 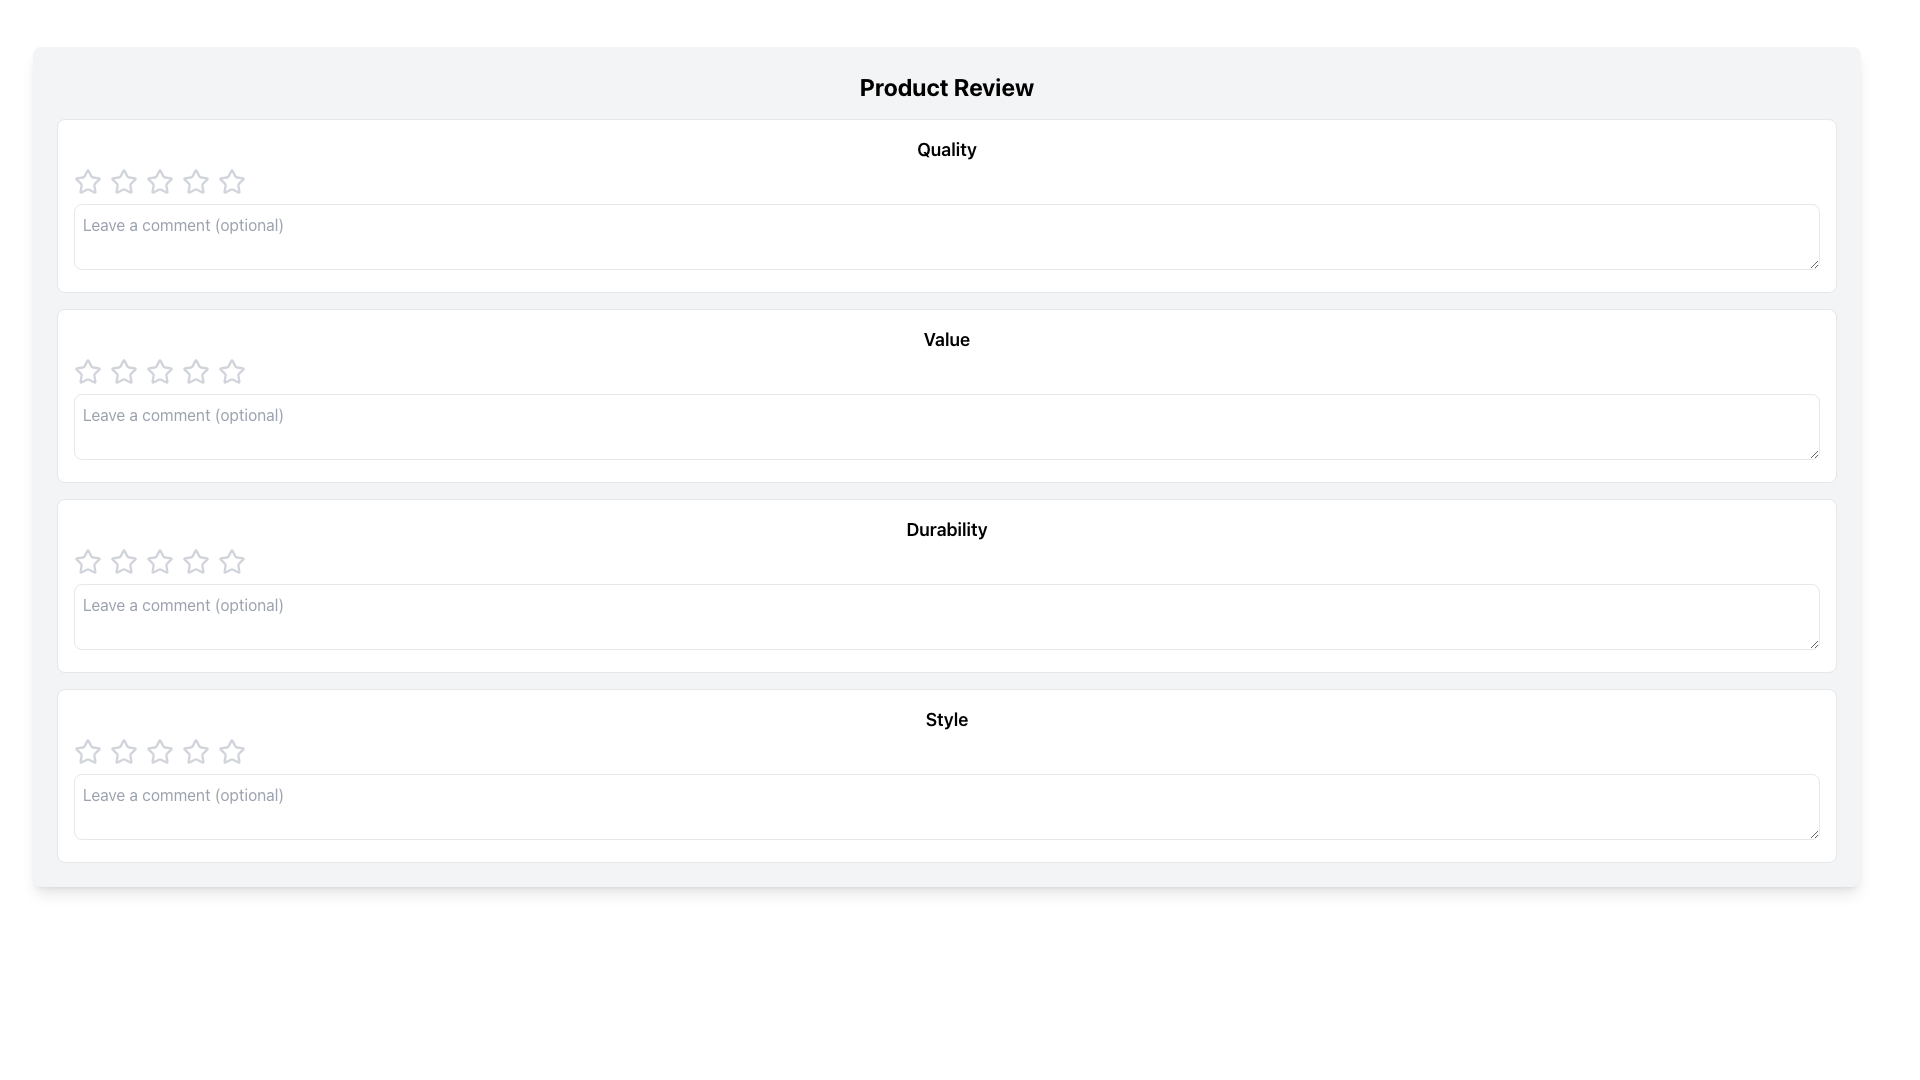 What do you see at coordinates (157, 560) in the screenshot?
I see `the first star icon button for selecting and confirming the rating for the 'Durability' criterion` at bounding box center [157, 560].